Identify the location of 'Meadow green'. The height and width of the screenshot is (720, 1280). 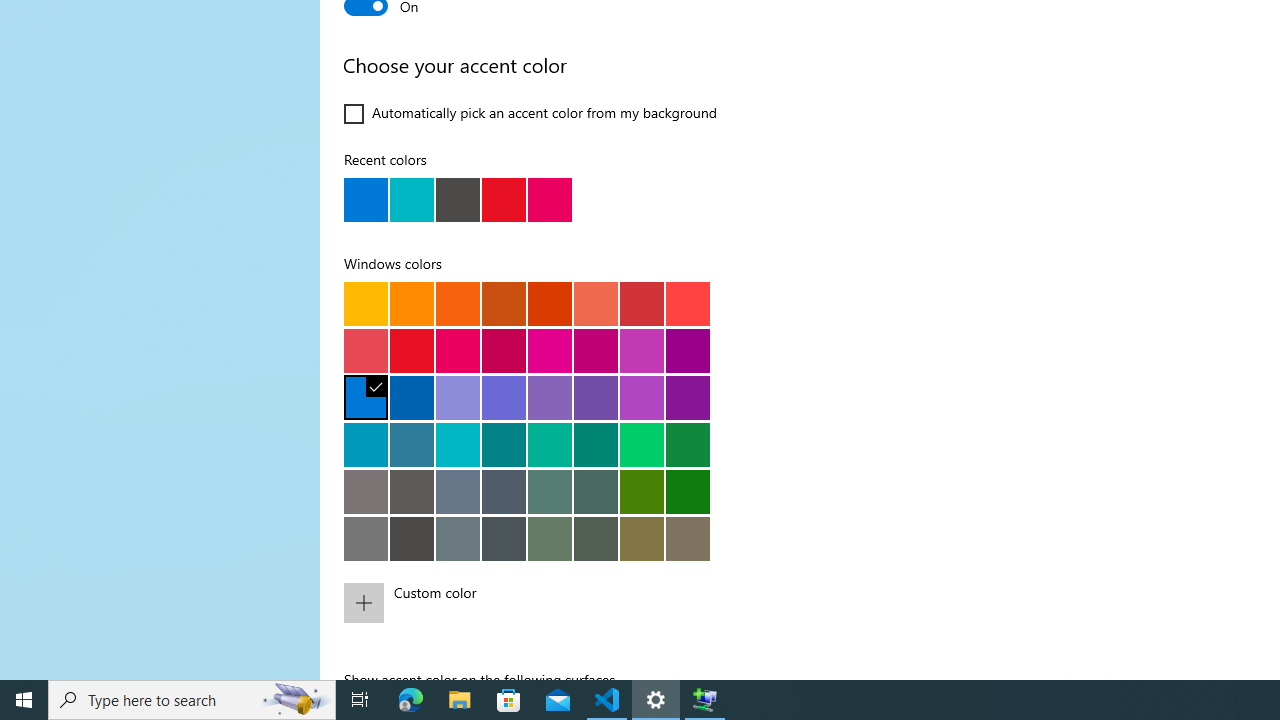
(641, 491).